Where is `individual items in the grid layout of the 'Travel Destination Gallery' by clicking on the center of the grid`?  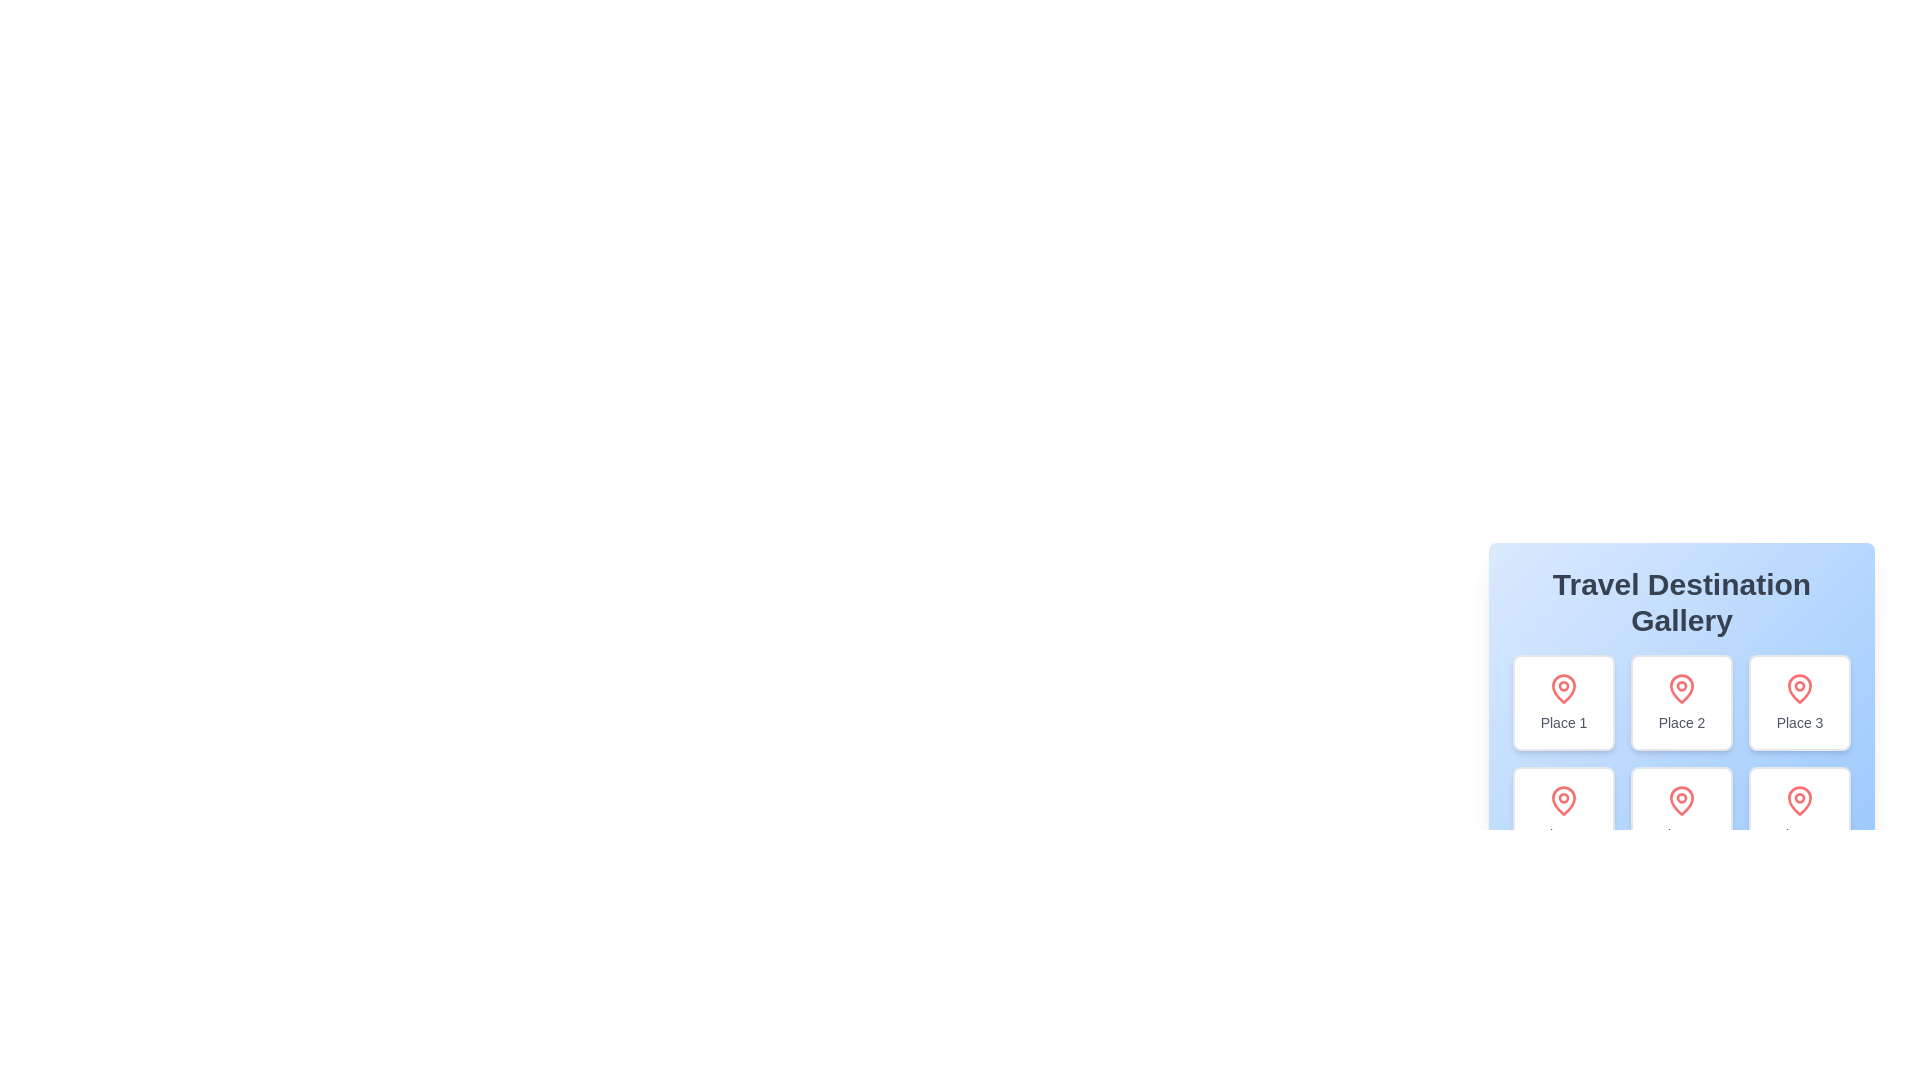
individual items in the grid layout of the 'Travel Destination Gallery' by clicking on the center of the grid is located at coordinates (1680, 759).